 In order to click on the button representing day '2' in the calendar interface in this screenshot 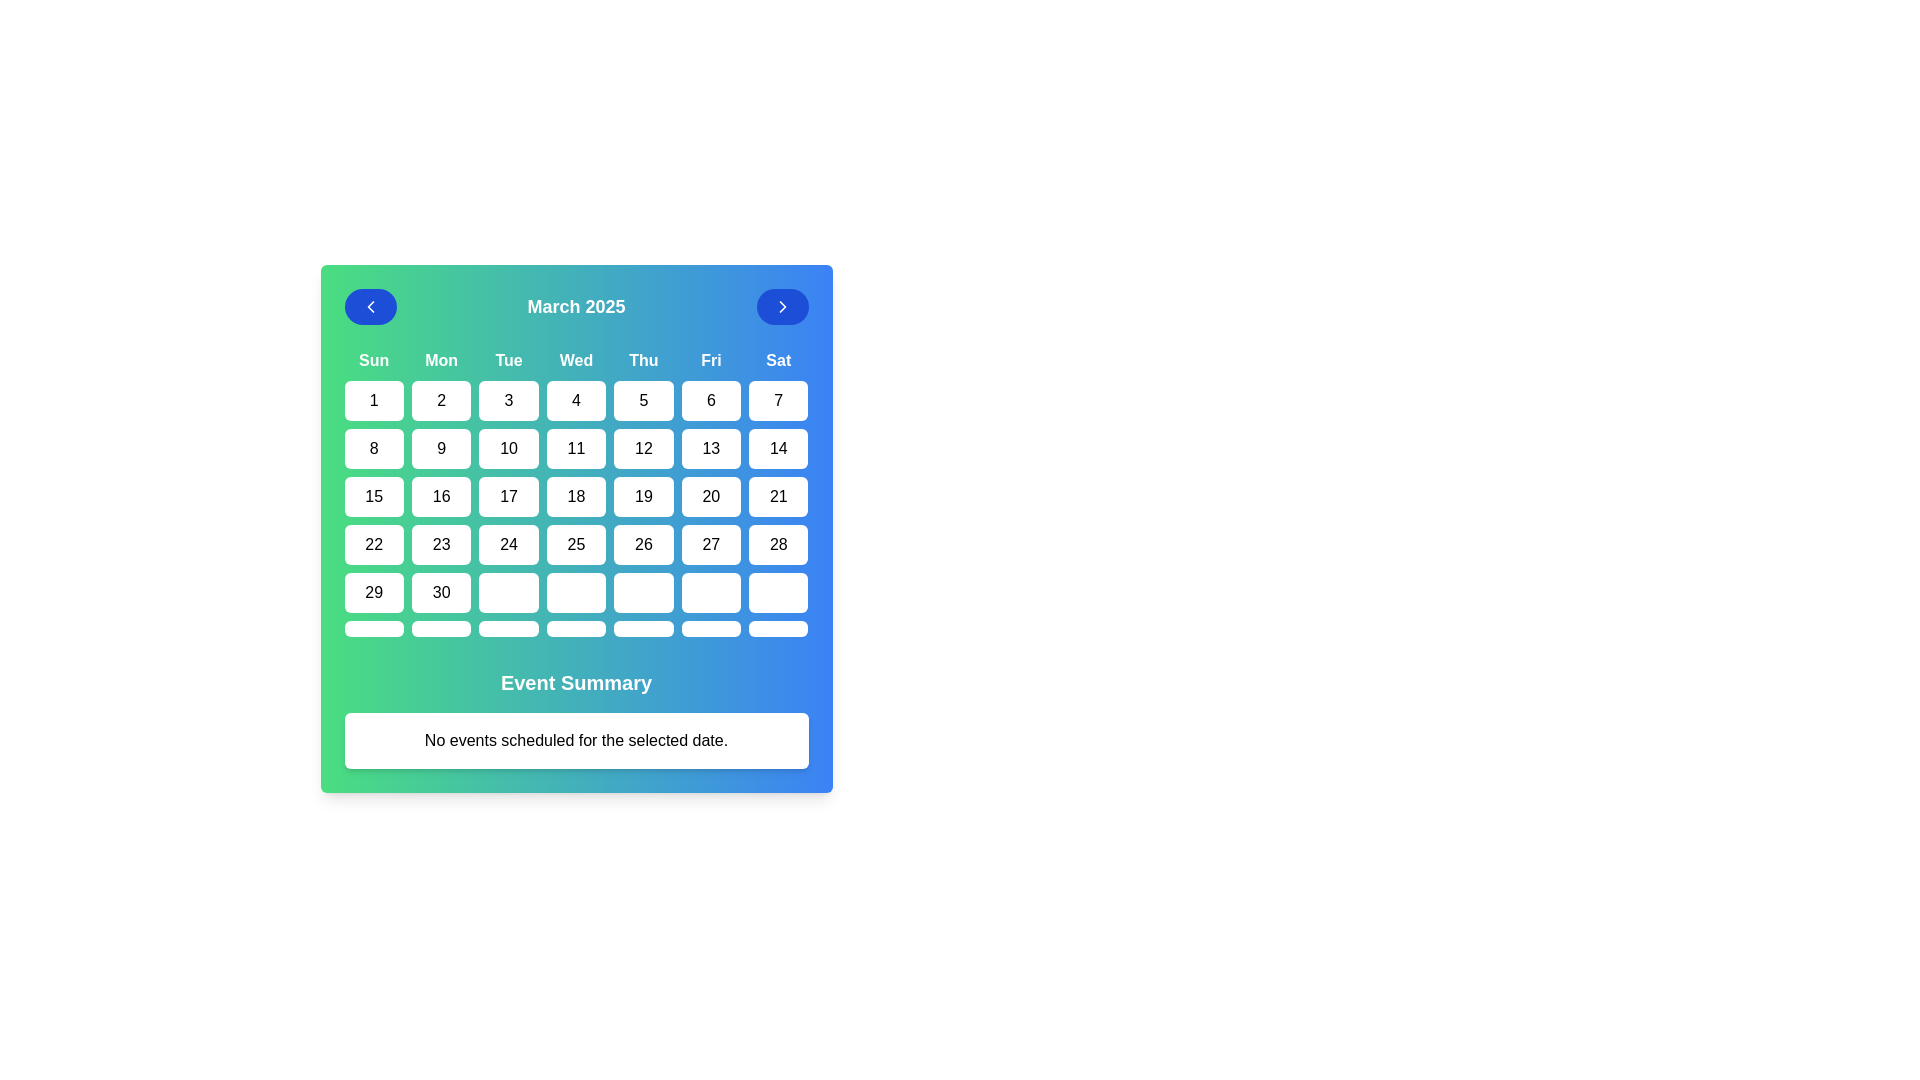, I will do `click(440, 401)`.